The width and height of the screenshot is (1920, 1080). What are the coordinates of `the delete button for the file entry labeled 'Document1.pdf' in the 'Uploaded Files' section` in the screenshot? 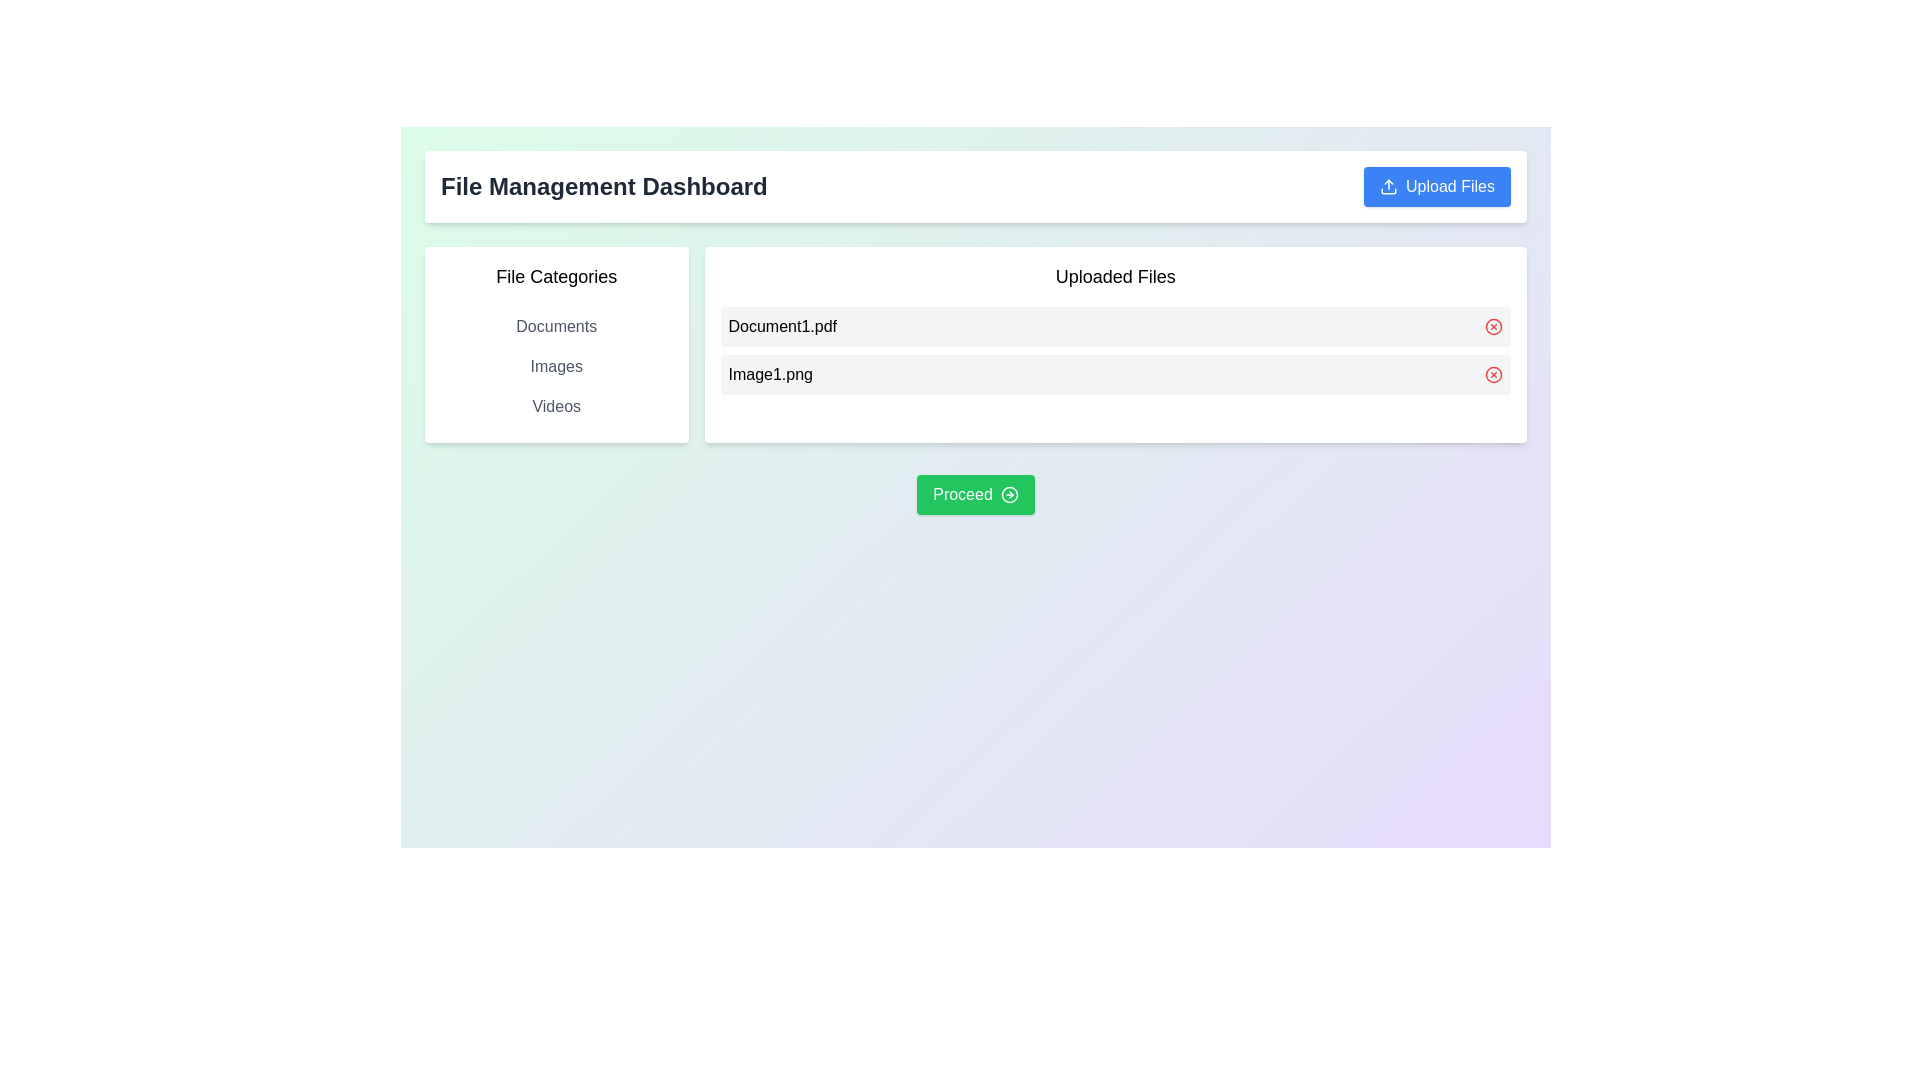 It's located at (1493, 326).